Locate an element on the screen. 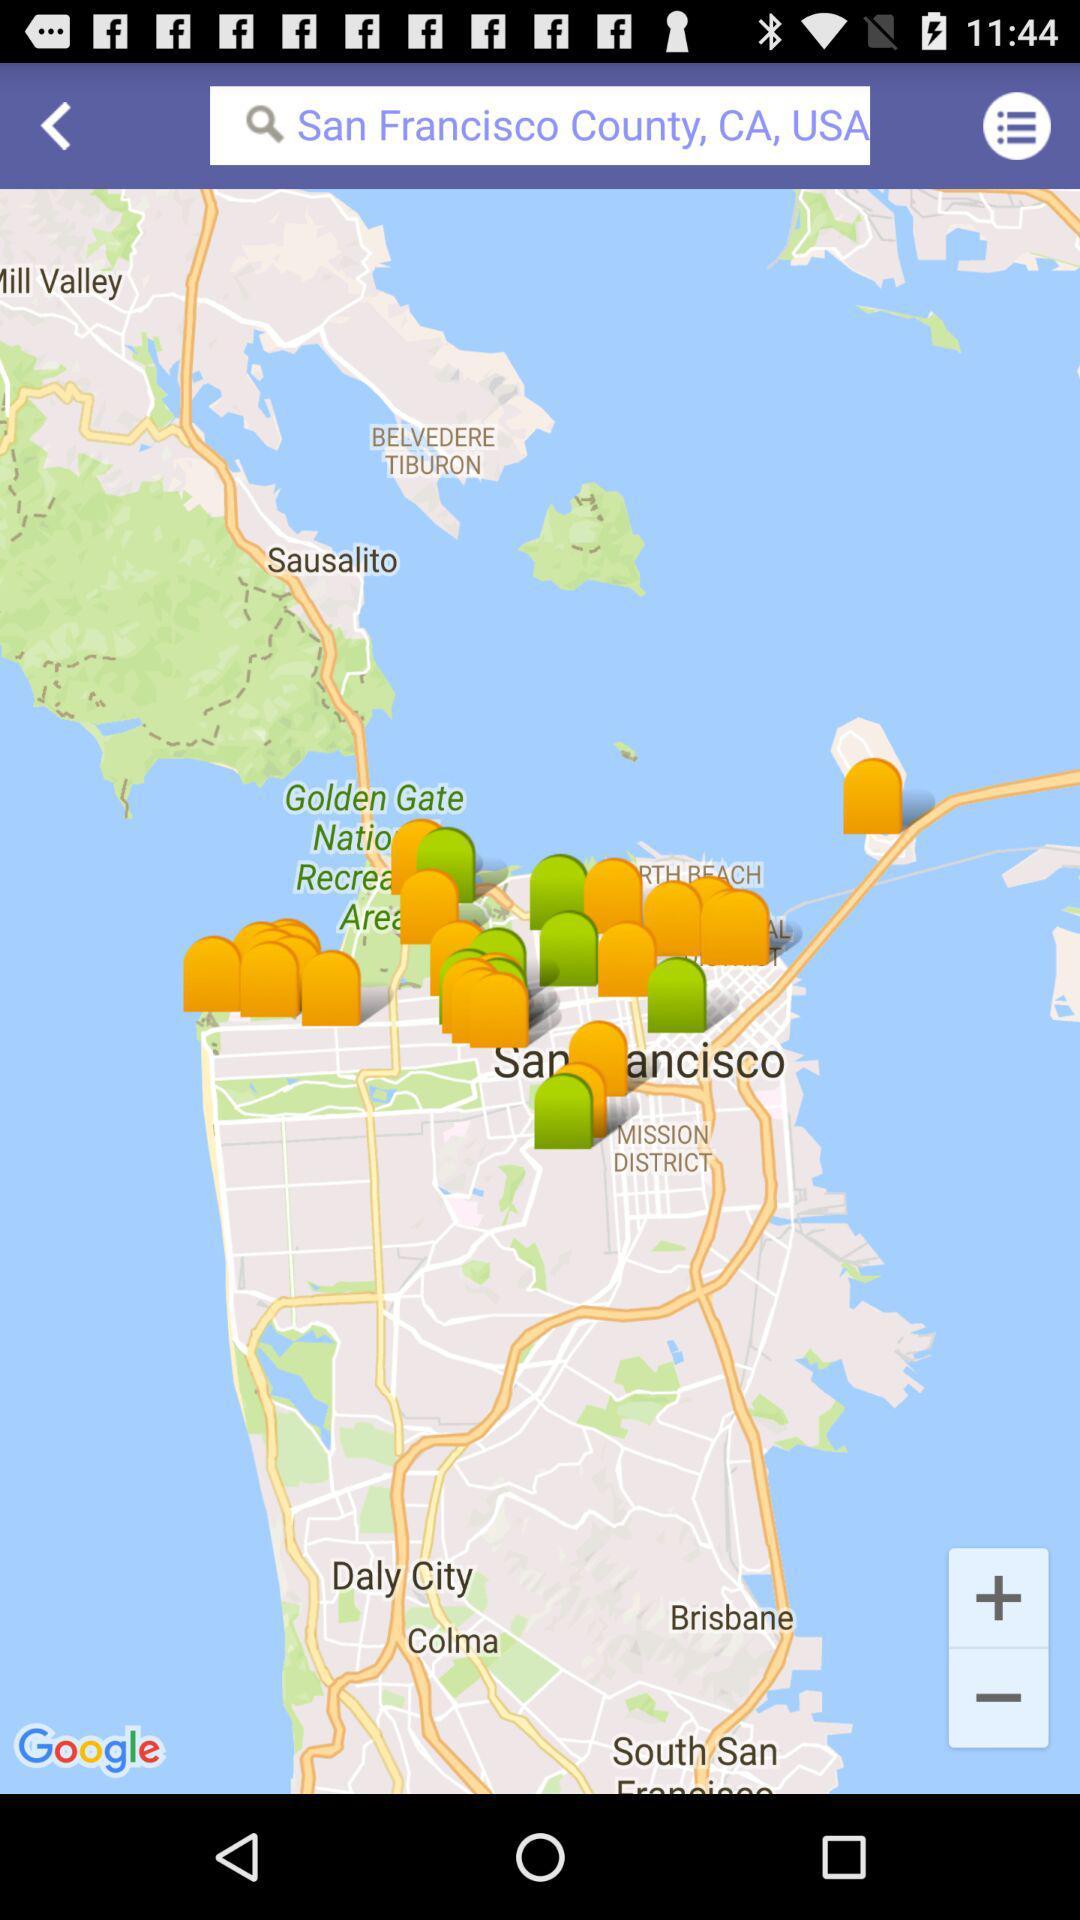 This screenshot has height=1920, width=1080. icon at the top right corner is located at coordinates (1017, 124).